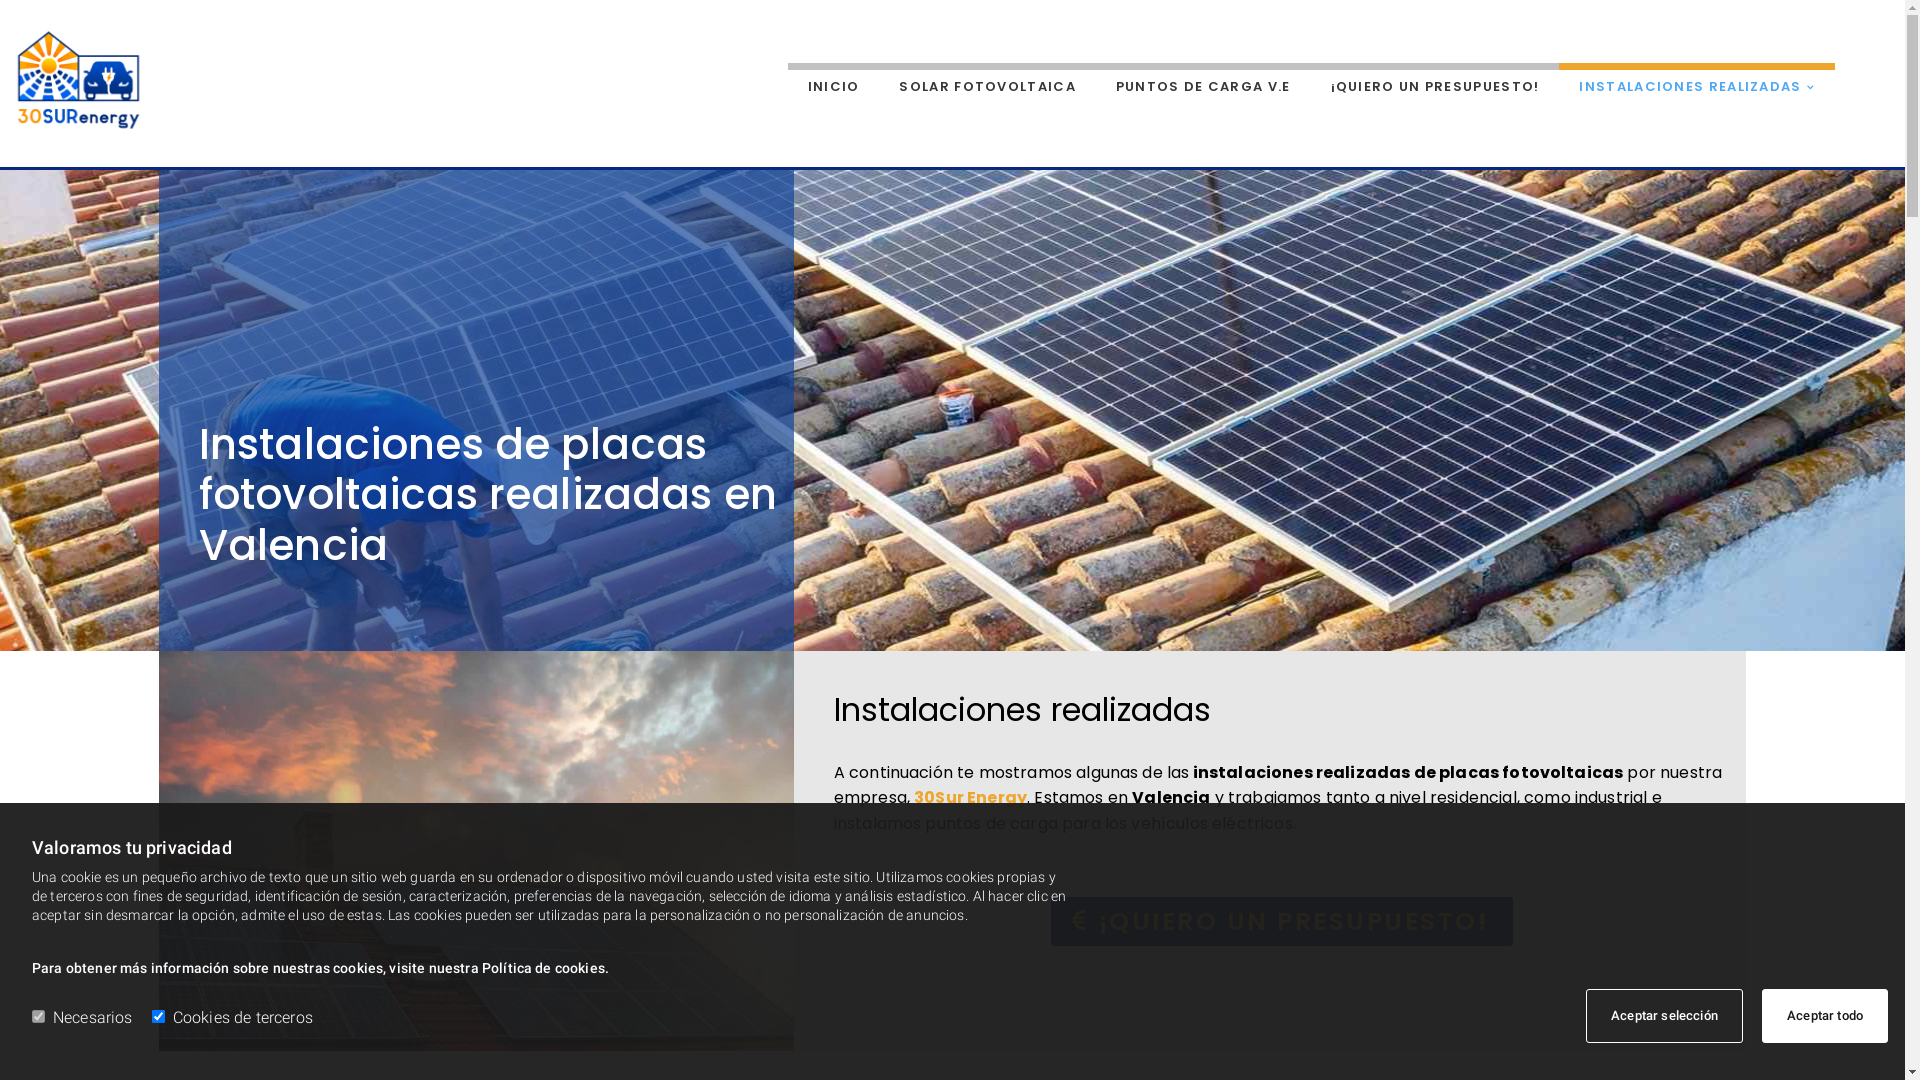 This screenshot has width=1920, height=1080. Describe the element at coordinates (1824, 1015) in the screenshot. I see `'Aceptar todo'` at that location.